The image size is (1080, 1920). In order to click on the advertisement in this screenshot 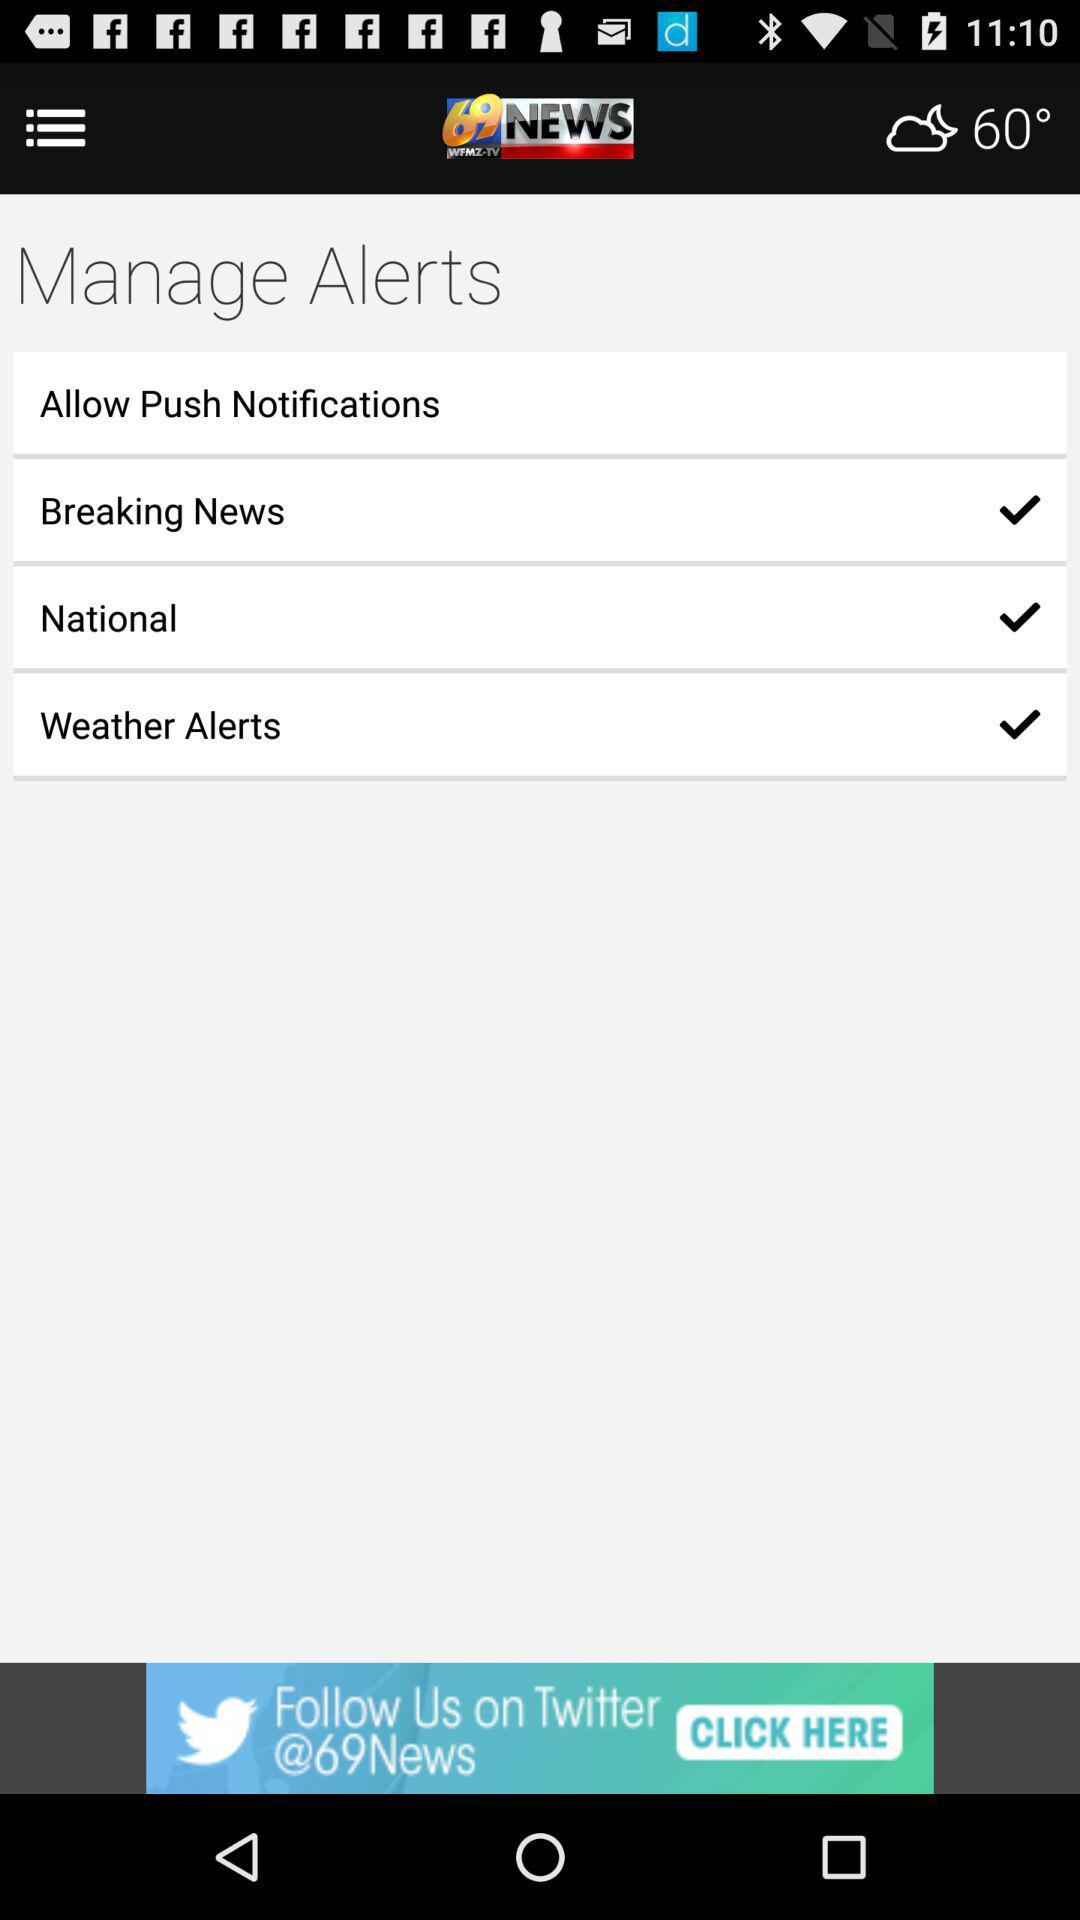, I will do `click(540, 1727)`.